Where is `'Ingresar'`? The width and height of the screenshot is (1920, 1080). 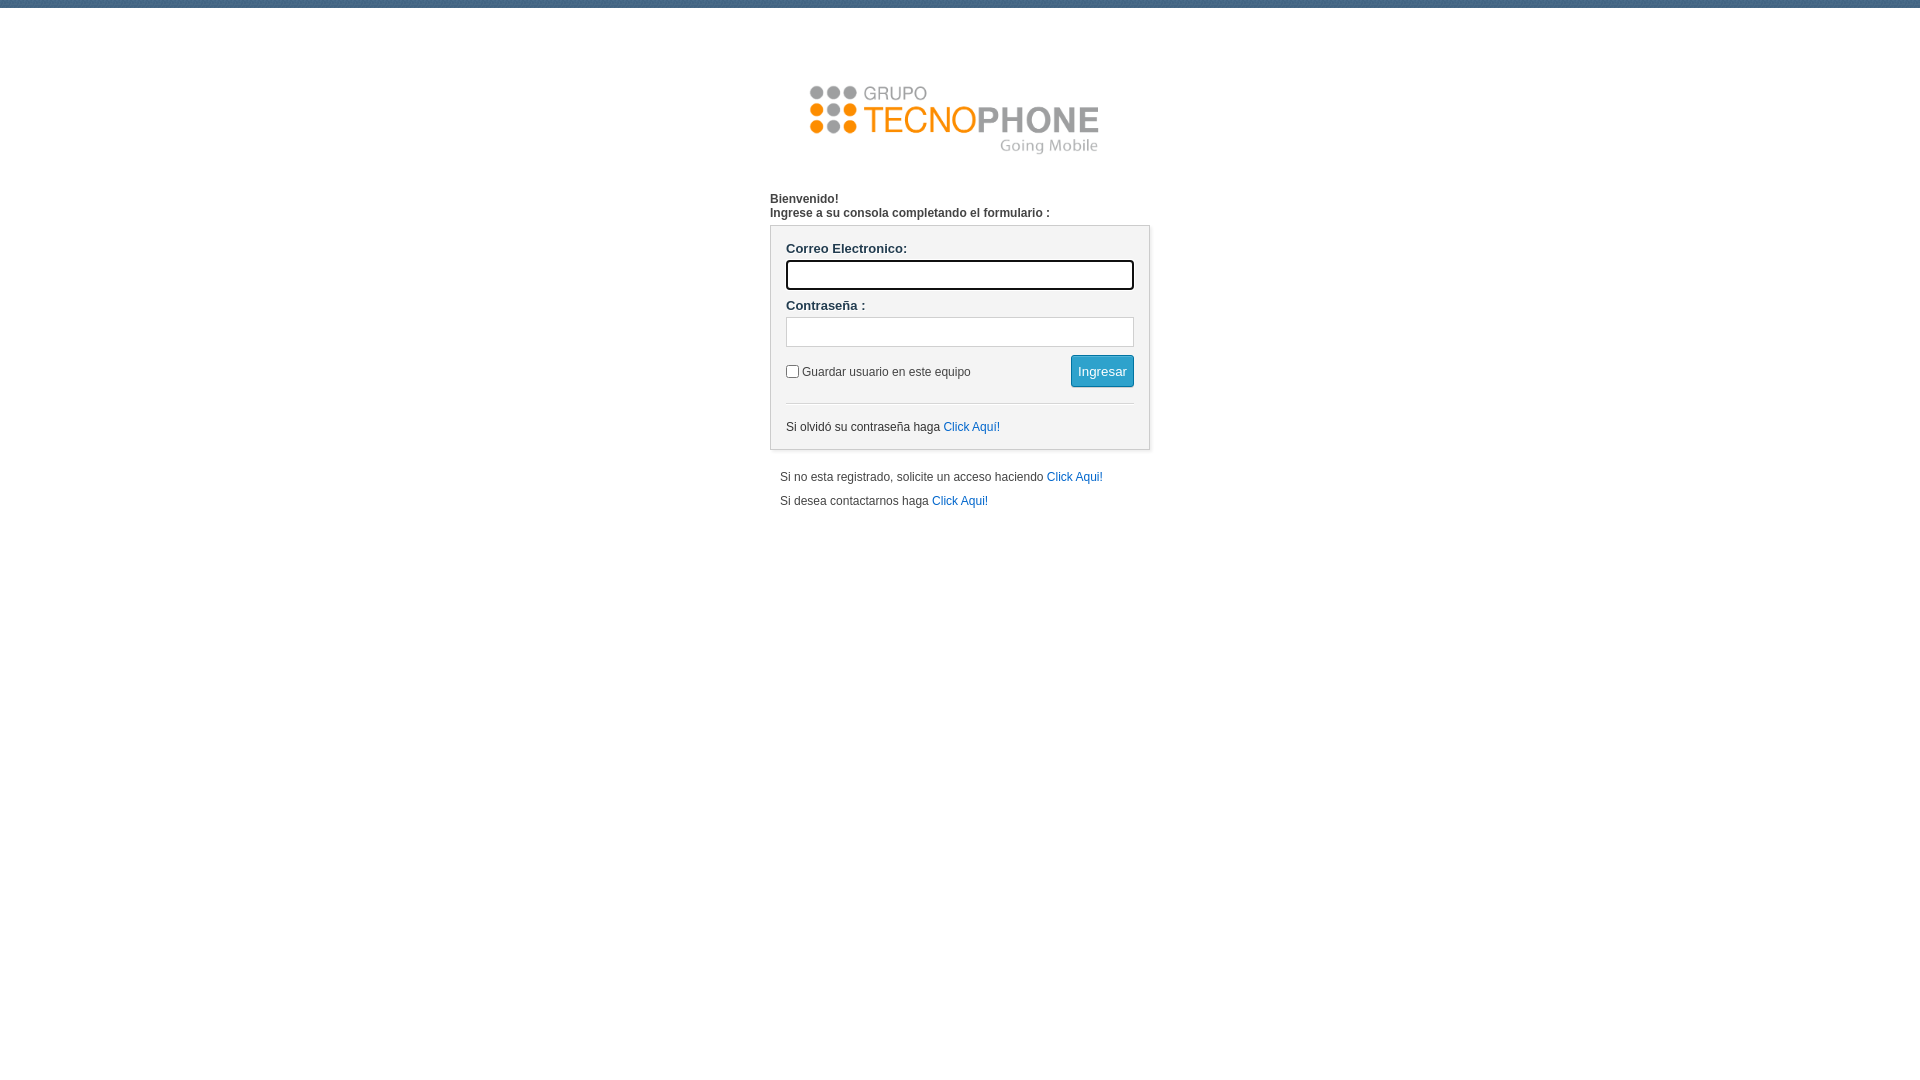
'Ingresar' is located at coordinates (1101, 370).